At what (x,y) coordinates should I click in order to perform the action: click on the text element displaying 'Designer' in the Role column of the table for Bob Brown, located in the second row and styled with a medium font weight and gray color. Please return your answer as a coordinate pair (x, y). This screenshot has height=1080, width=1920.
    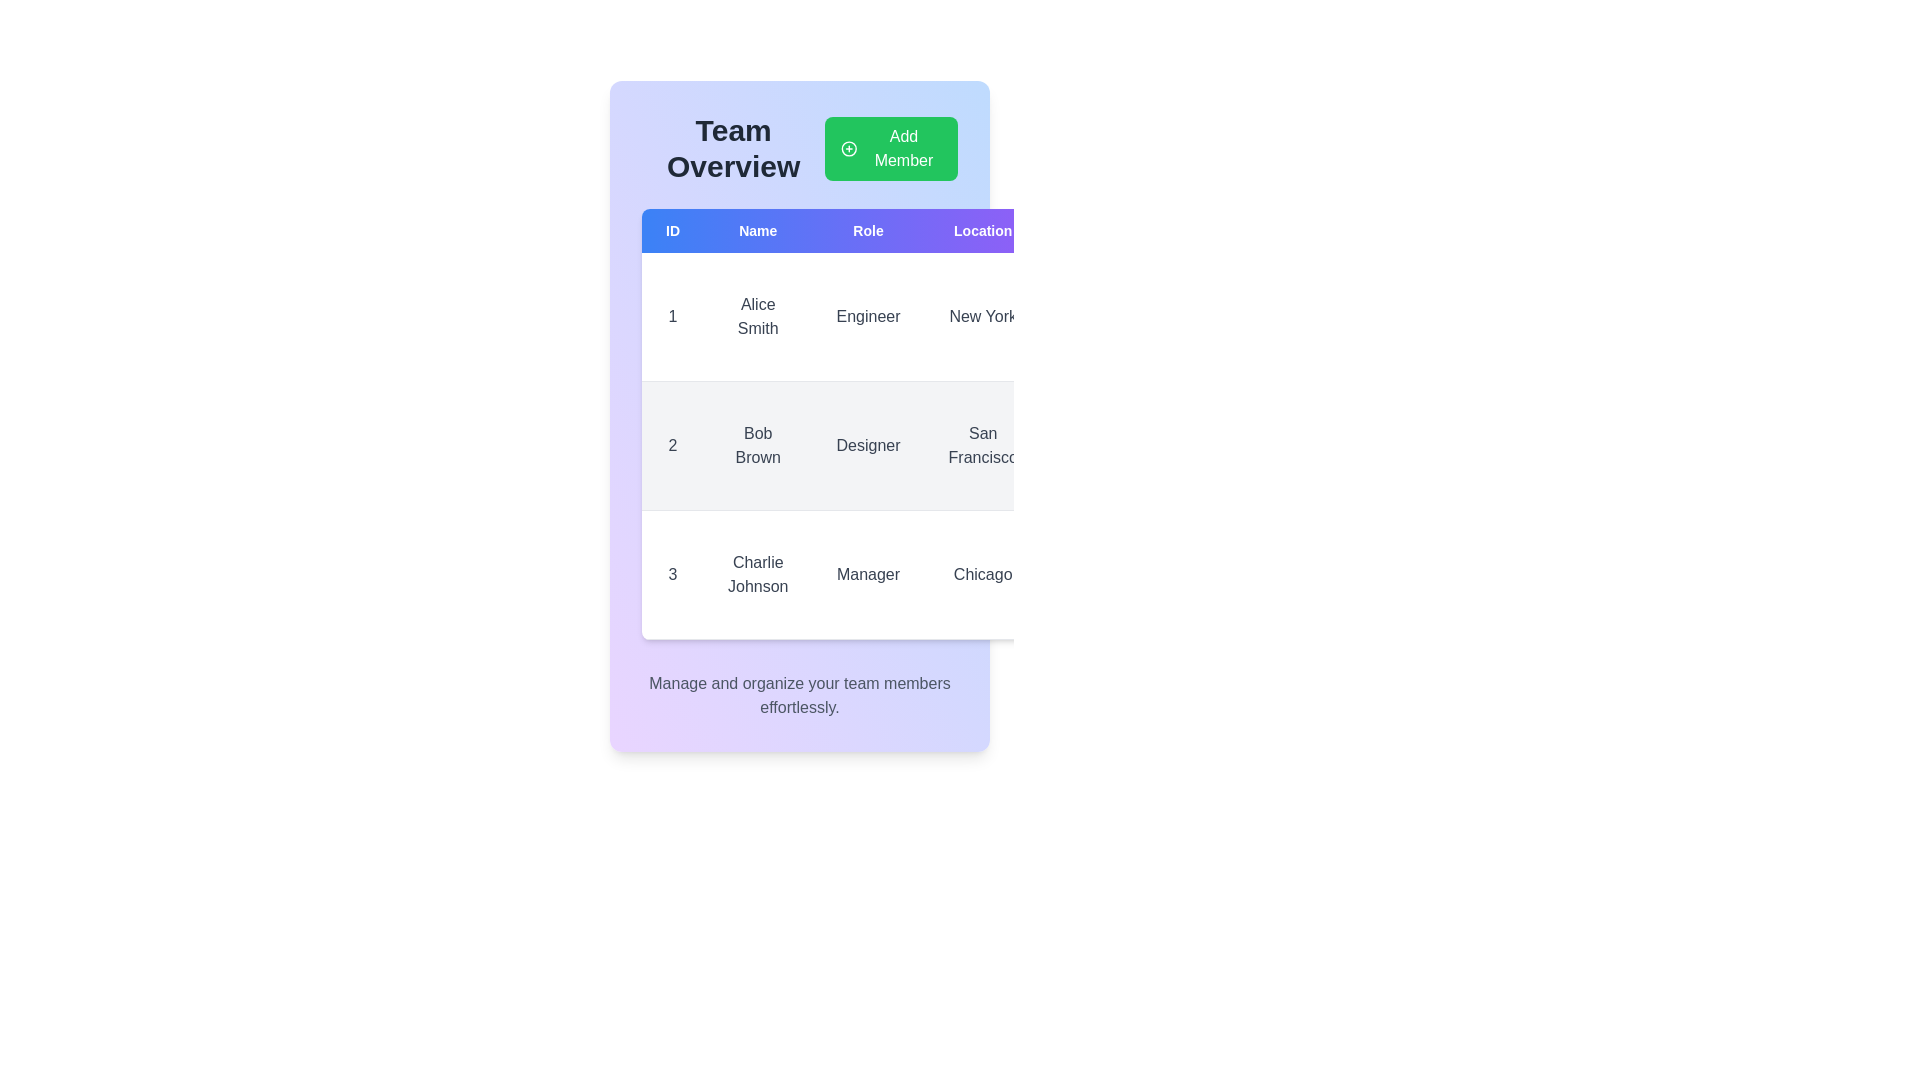
    Looking at the image, I should click on (868, 445).